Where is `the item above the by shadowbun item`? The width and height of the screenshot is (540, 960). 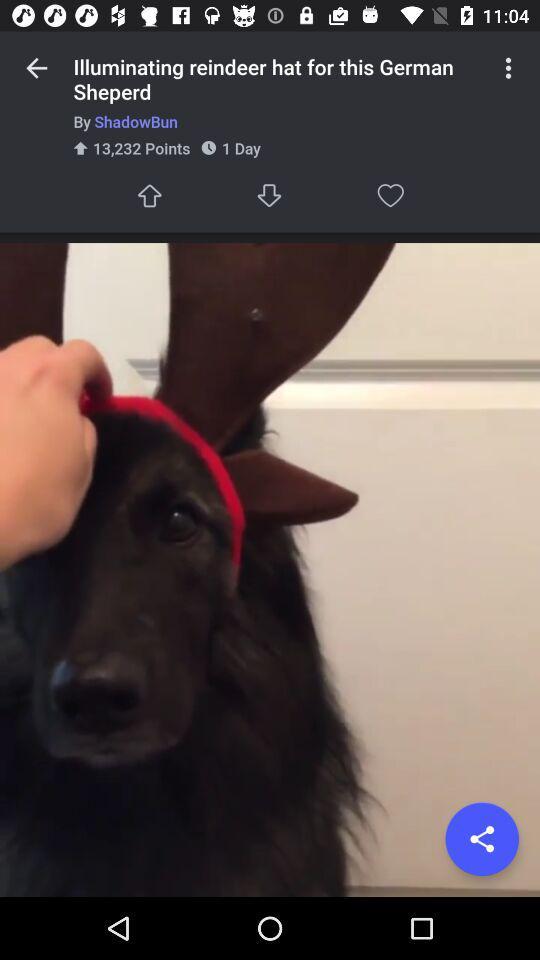 the item above the by shadowbun item is located at coordinates (36, 68).